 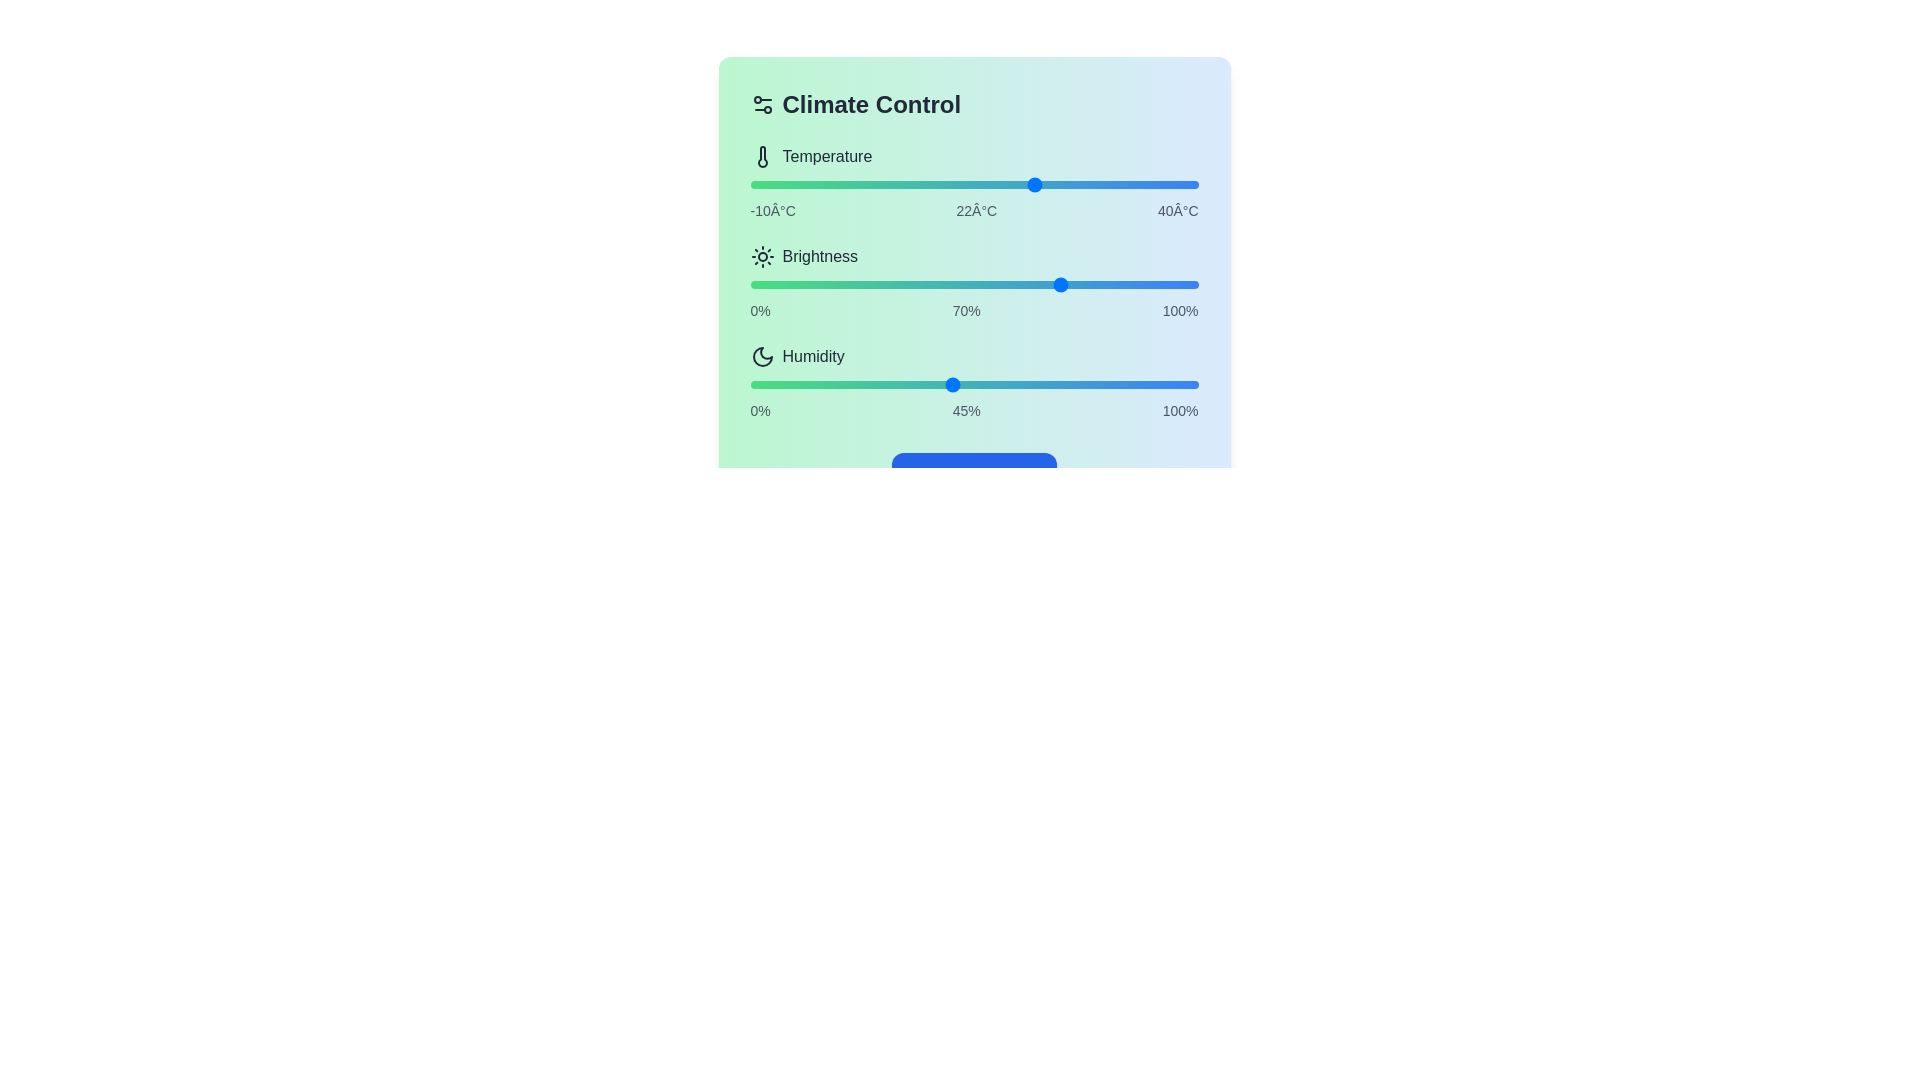 What do you see at coordinates (761, 256) in the screenshot?
I see `the sun-shaped icon representing brightness settings, which is located beside the 'Brightness' label` at bounding box center [761, 256].